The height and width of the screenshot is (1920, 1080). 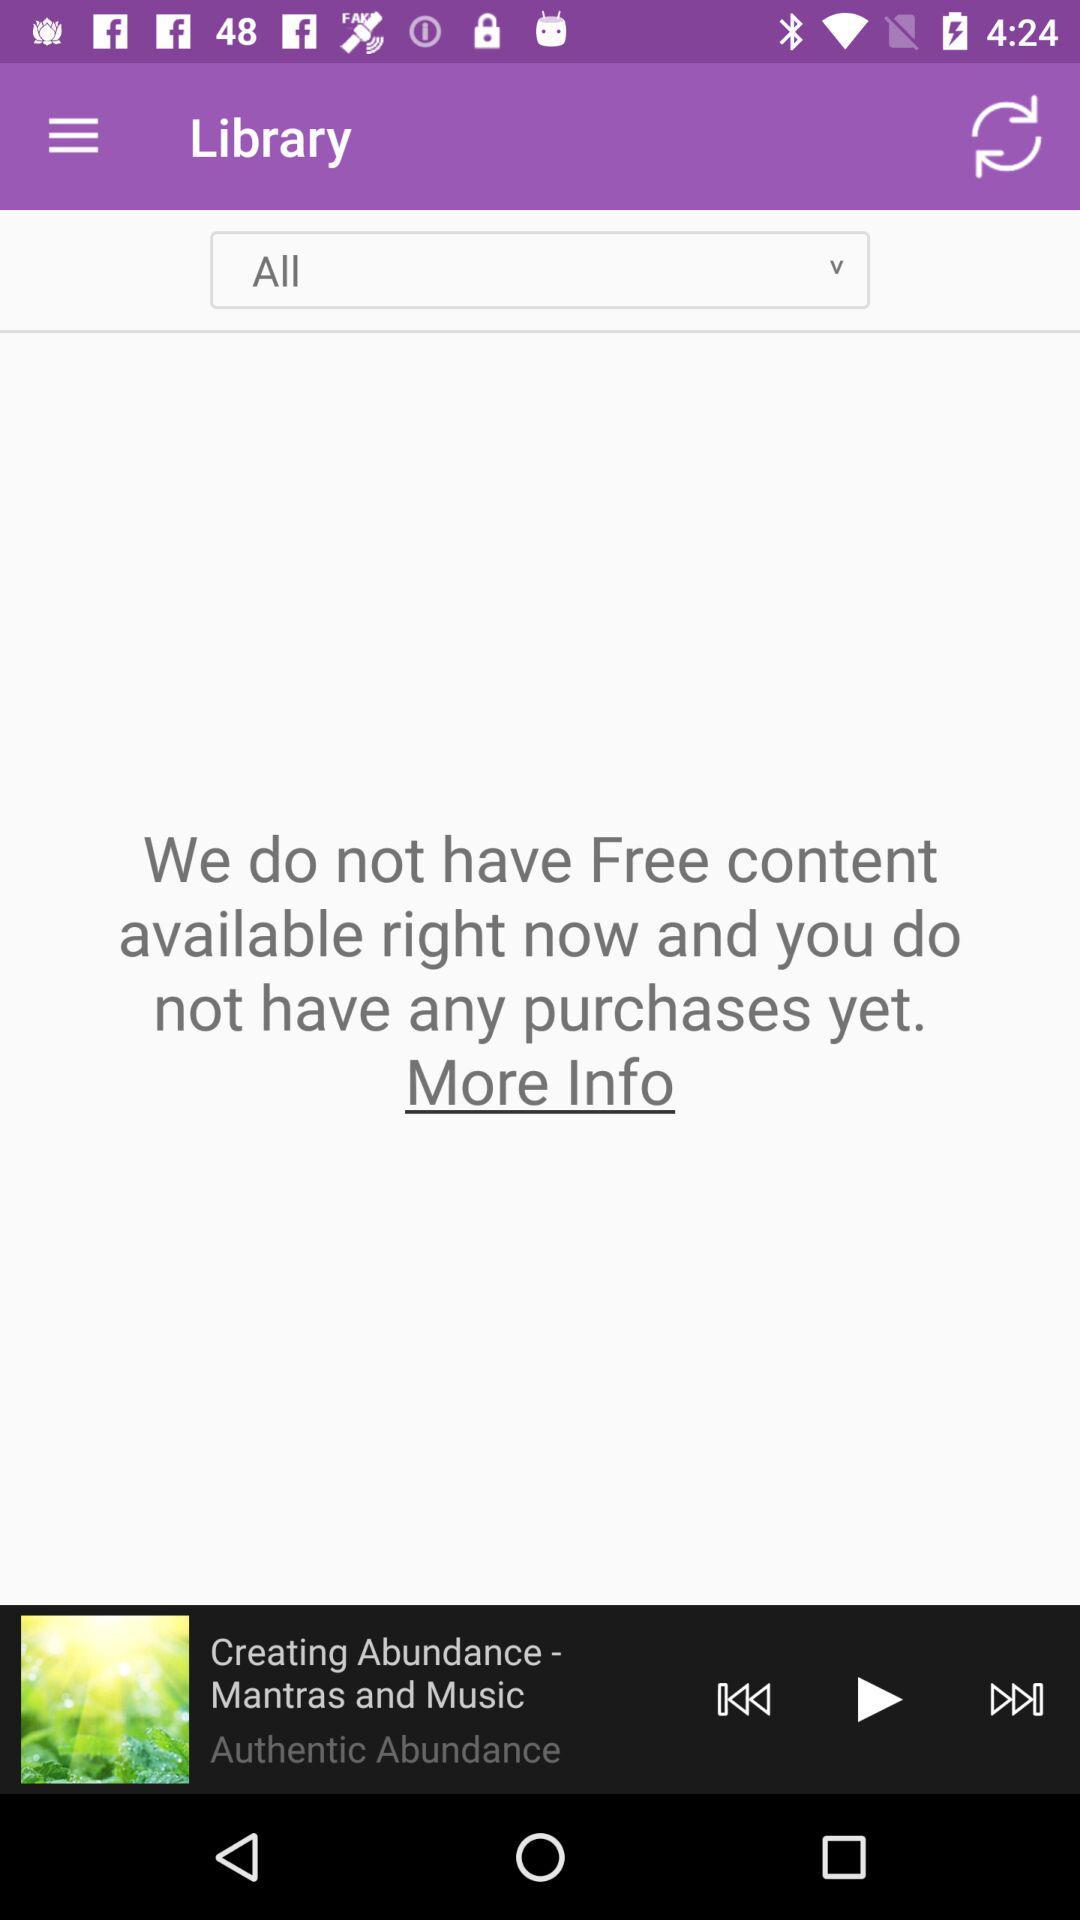 I want to click on the music, so click(x=879, y=1698).